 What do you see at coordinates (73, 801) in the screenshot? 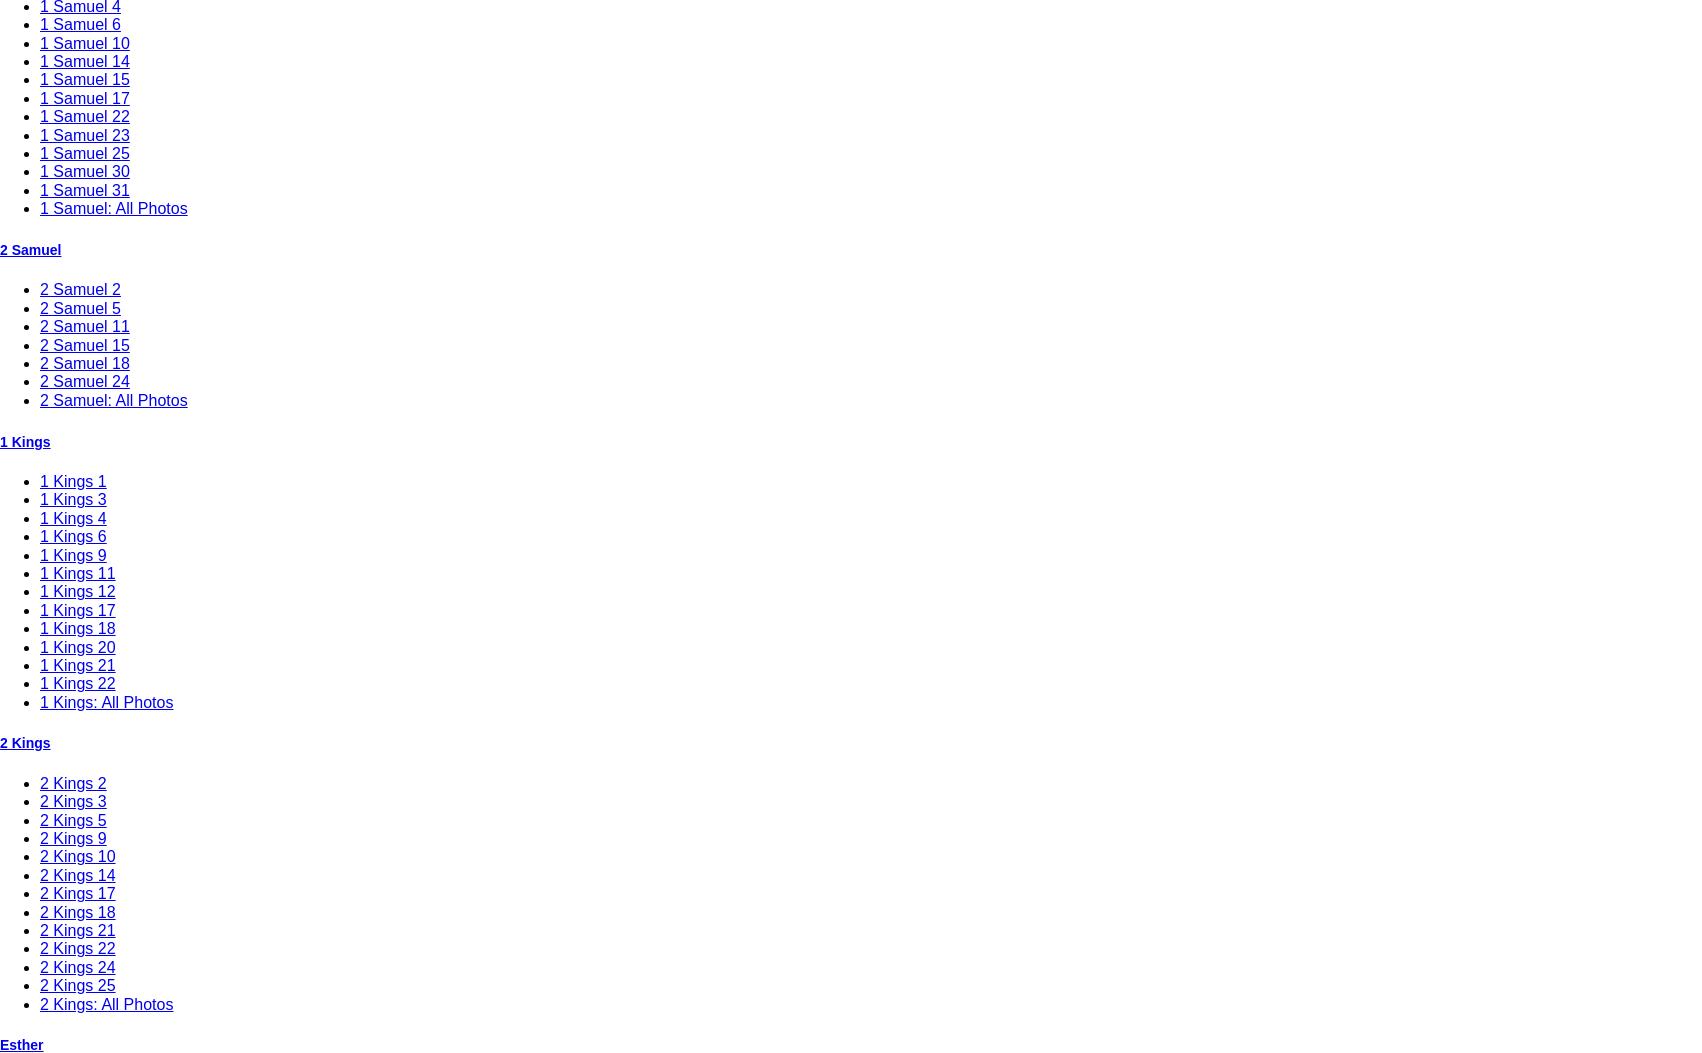
I see `'2 Kings 3'` at bounding box center [73, 801].